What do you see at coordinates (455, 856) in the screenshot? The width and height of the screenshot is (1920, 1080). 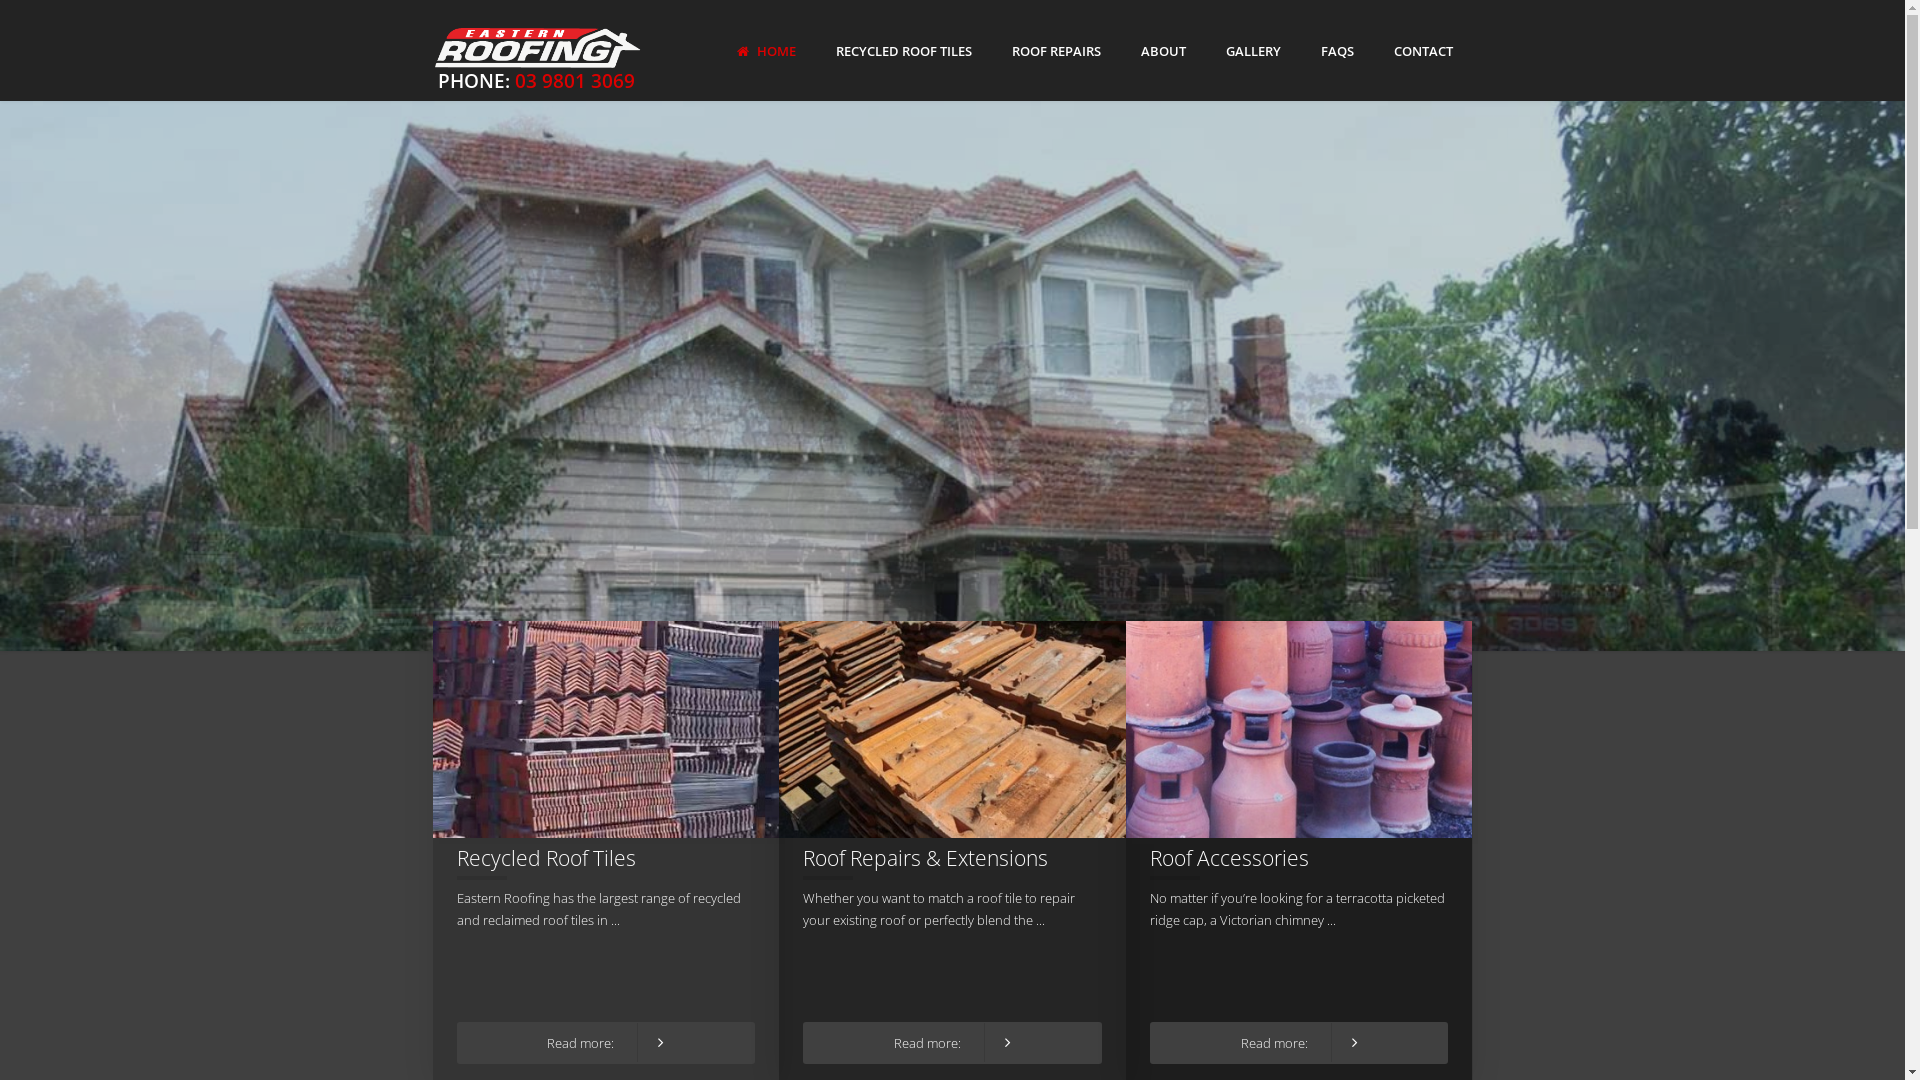 I see `'Recycled Roof Tiles'` at bounding box center [455, 856].